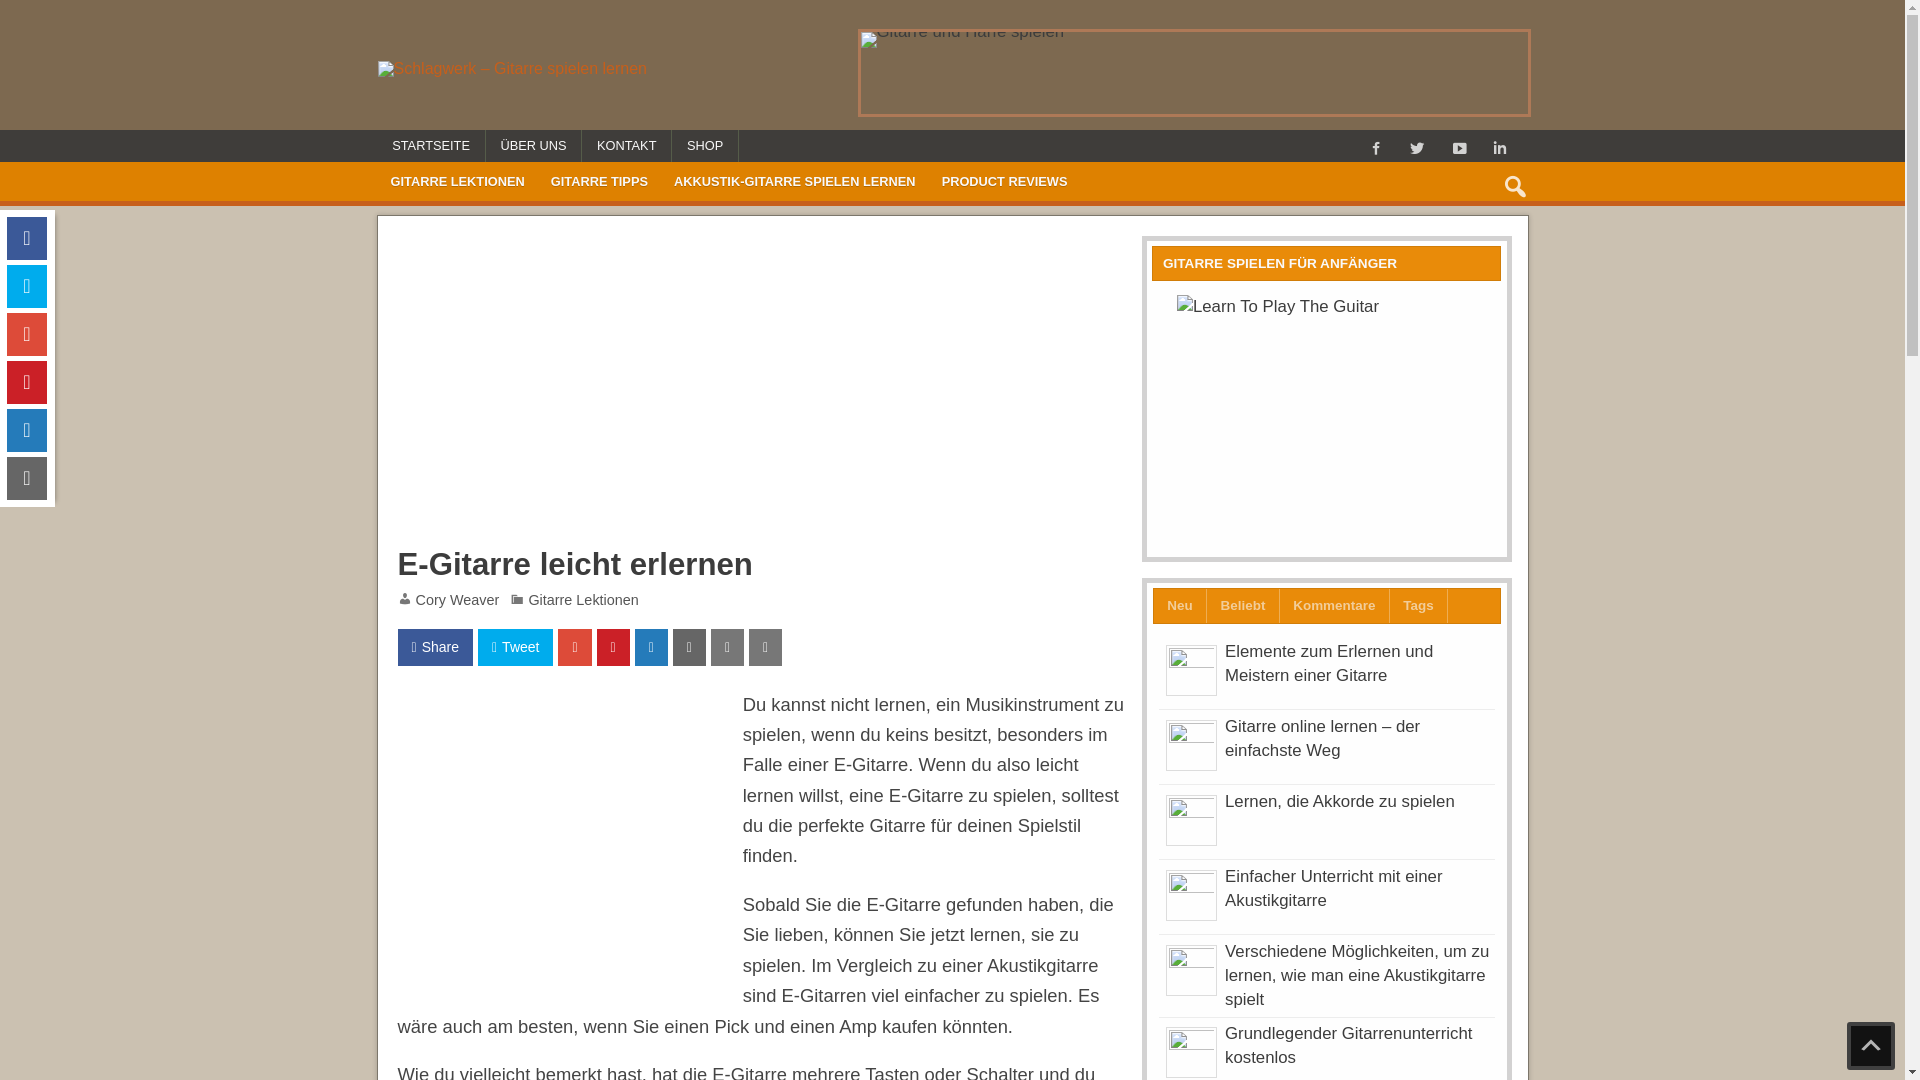  What do you see at coordinates (1004, 181) in the screenshot?
I see `'PRODUCT REVIEWS'` at bounding box center [1004, 181].